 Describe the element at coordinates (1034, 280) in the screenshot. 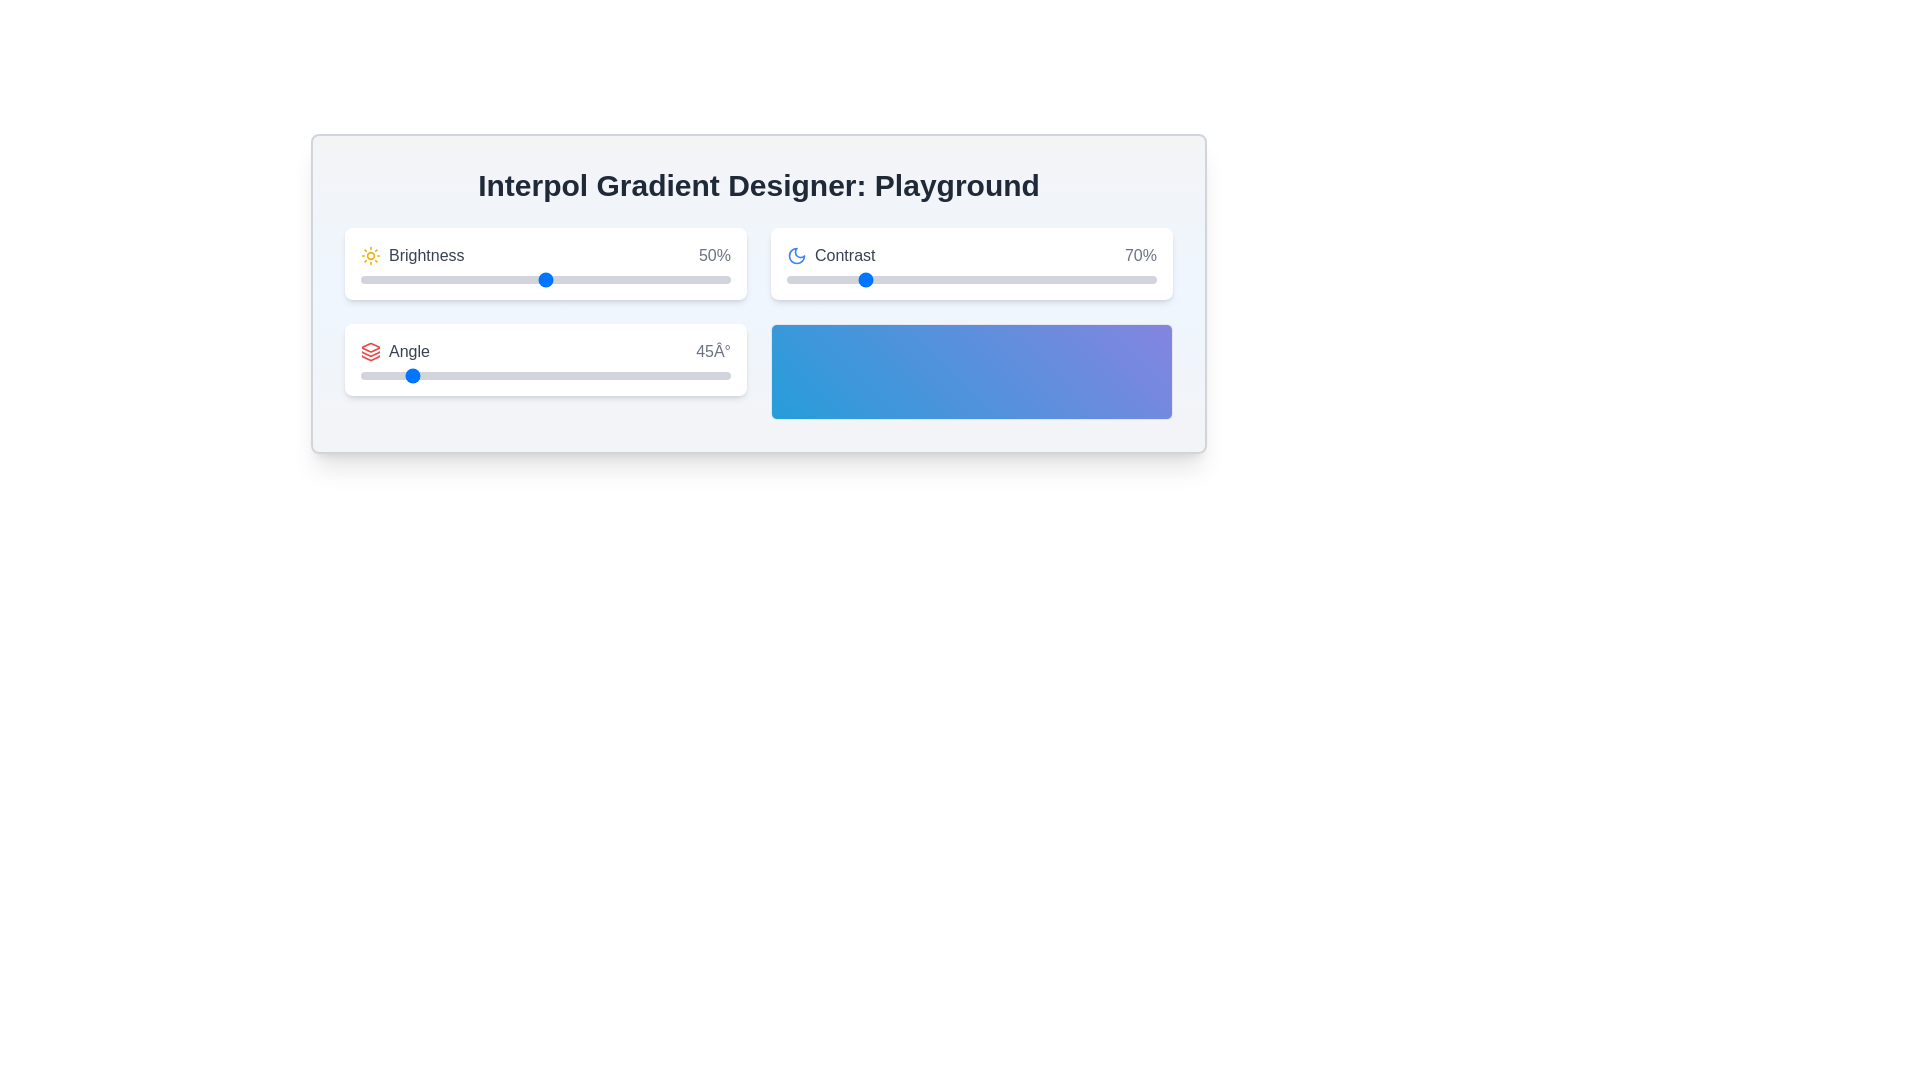

I see `the contrast level` at that location.